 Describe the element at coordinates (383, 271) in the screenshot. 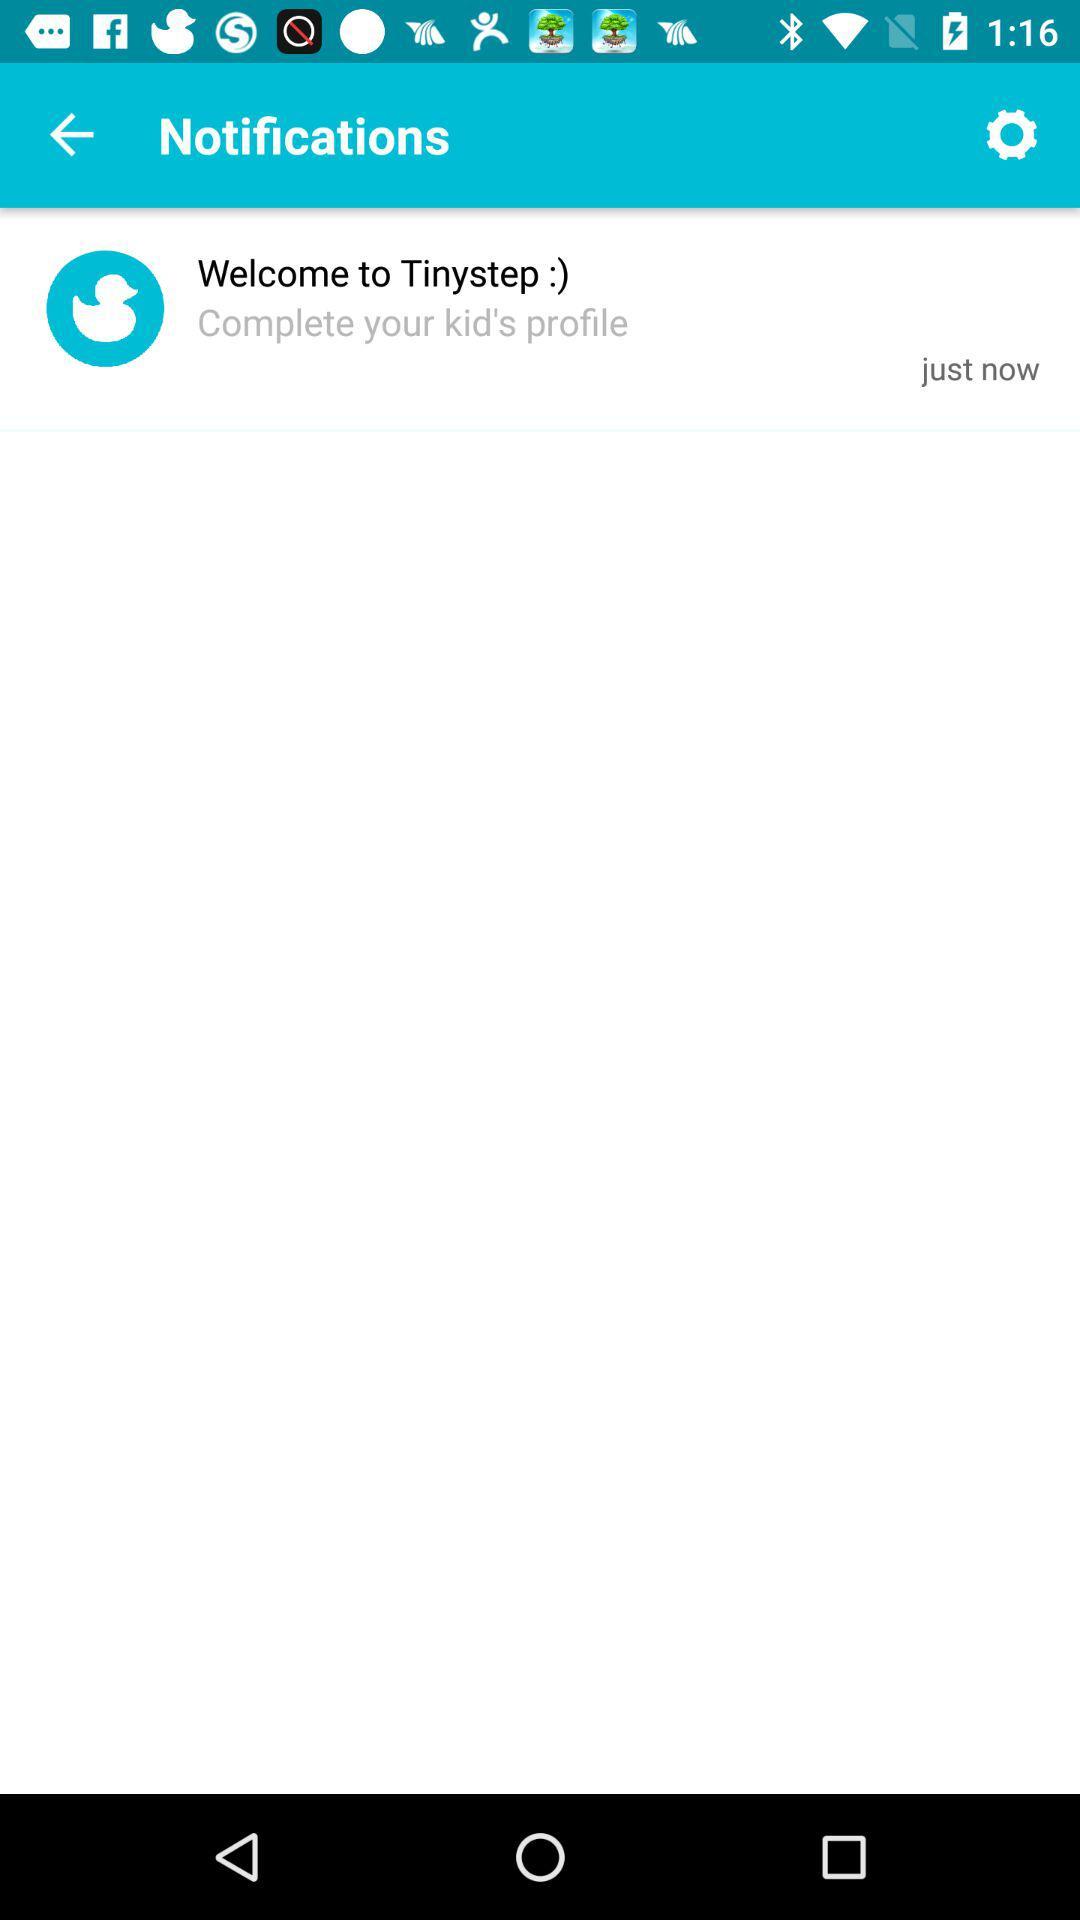

I see `welcome to tinystep :) icon` at that location.